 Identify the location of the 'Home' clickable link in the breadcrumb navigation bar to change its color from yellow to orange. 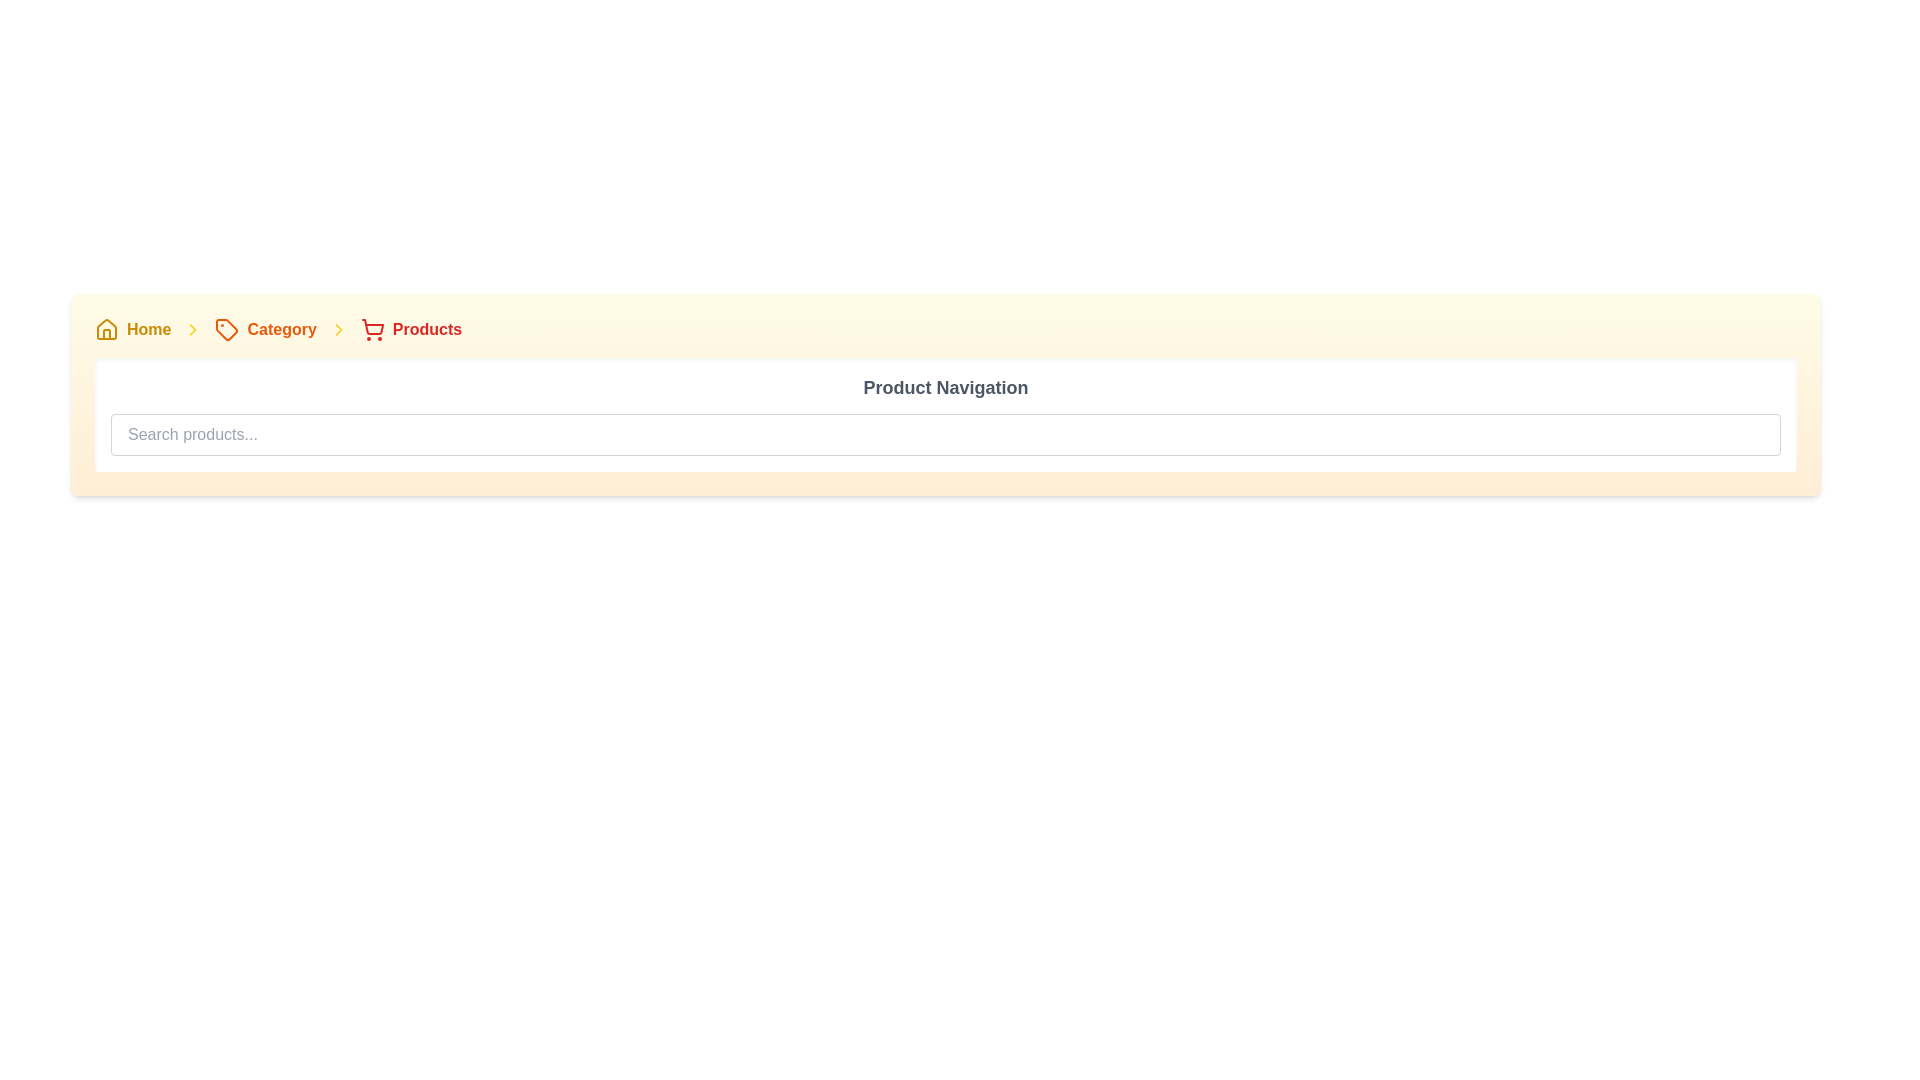
(148, 329).